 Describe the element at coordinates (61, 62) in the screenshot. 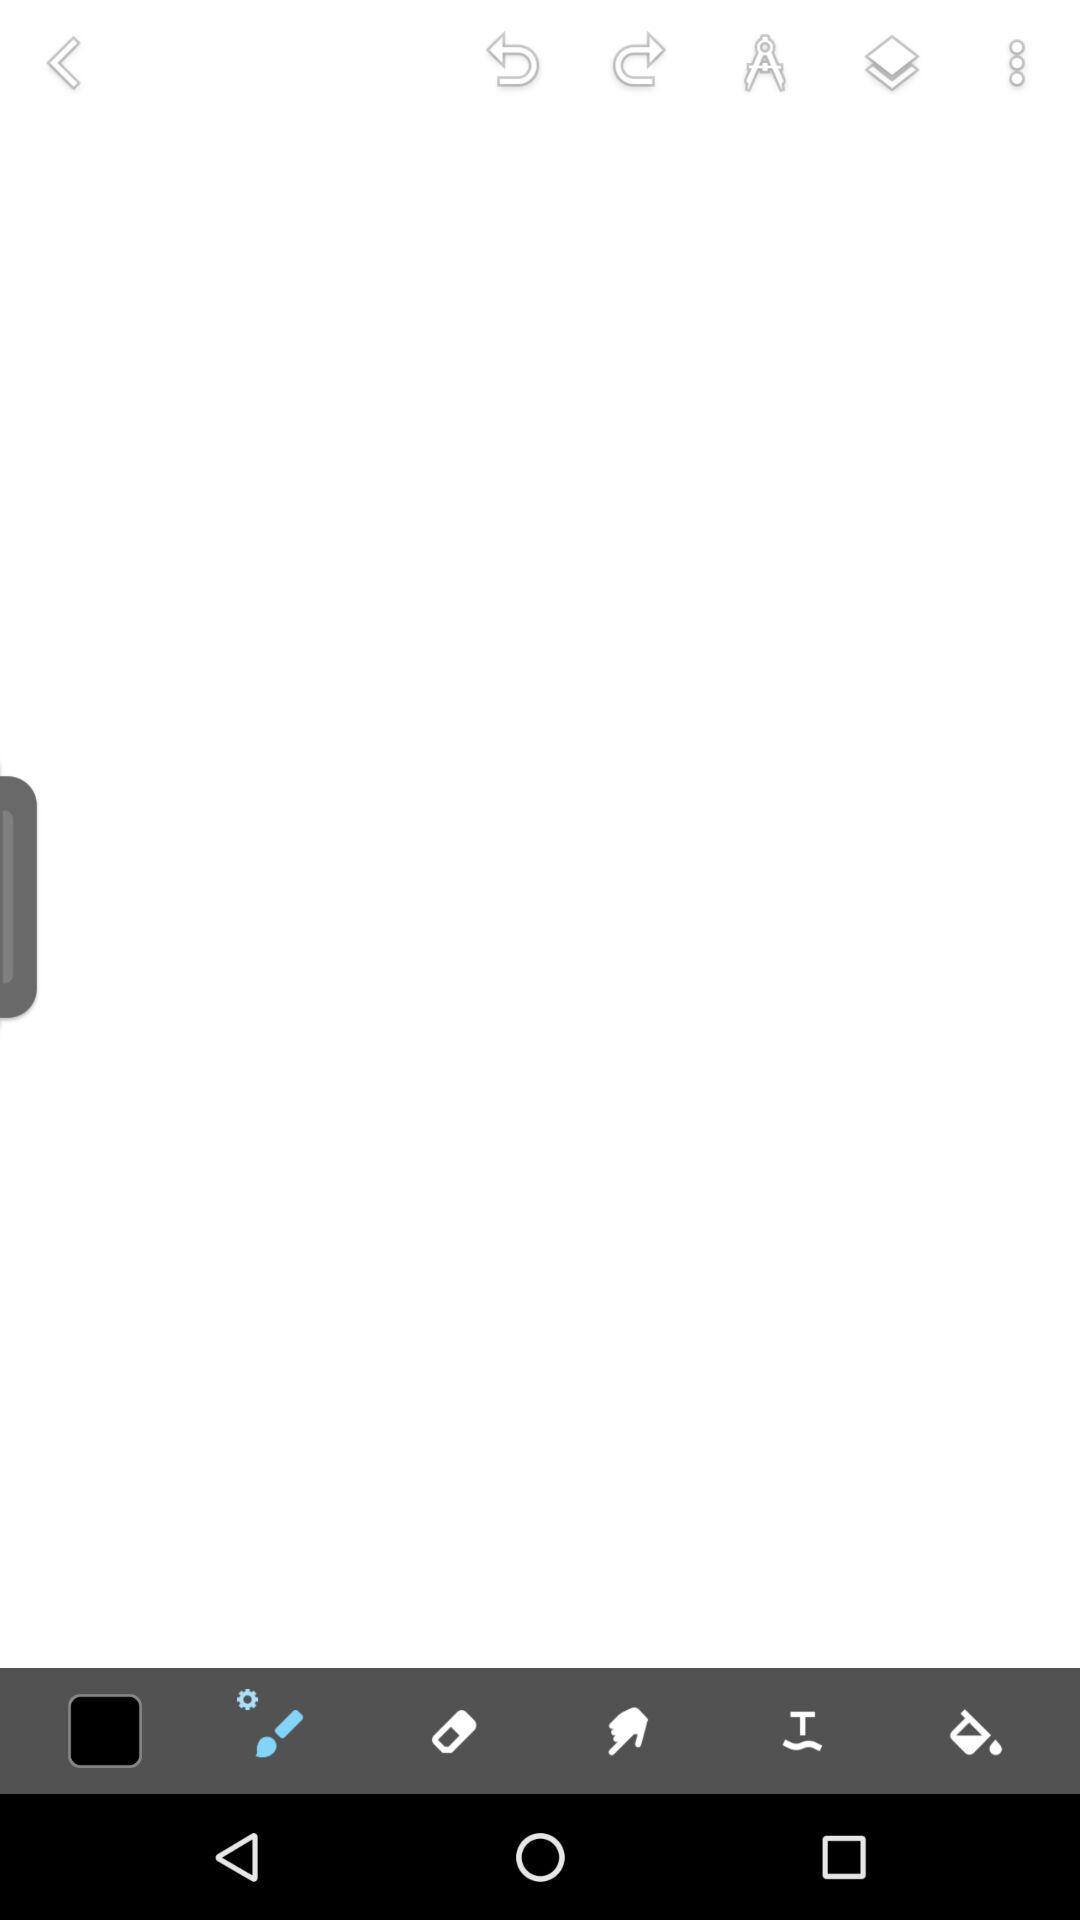

I see `the arrow_backward icon` at that location.